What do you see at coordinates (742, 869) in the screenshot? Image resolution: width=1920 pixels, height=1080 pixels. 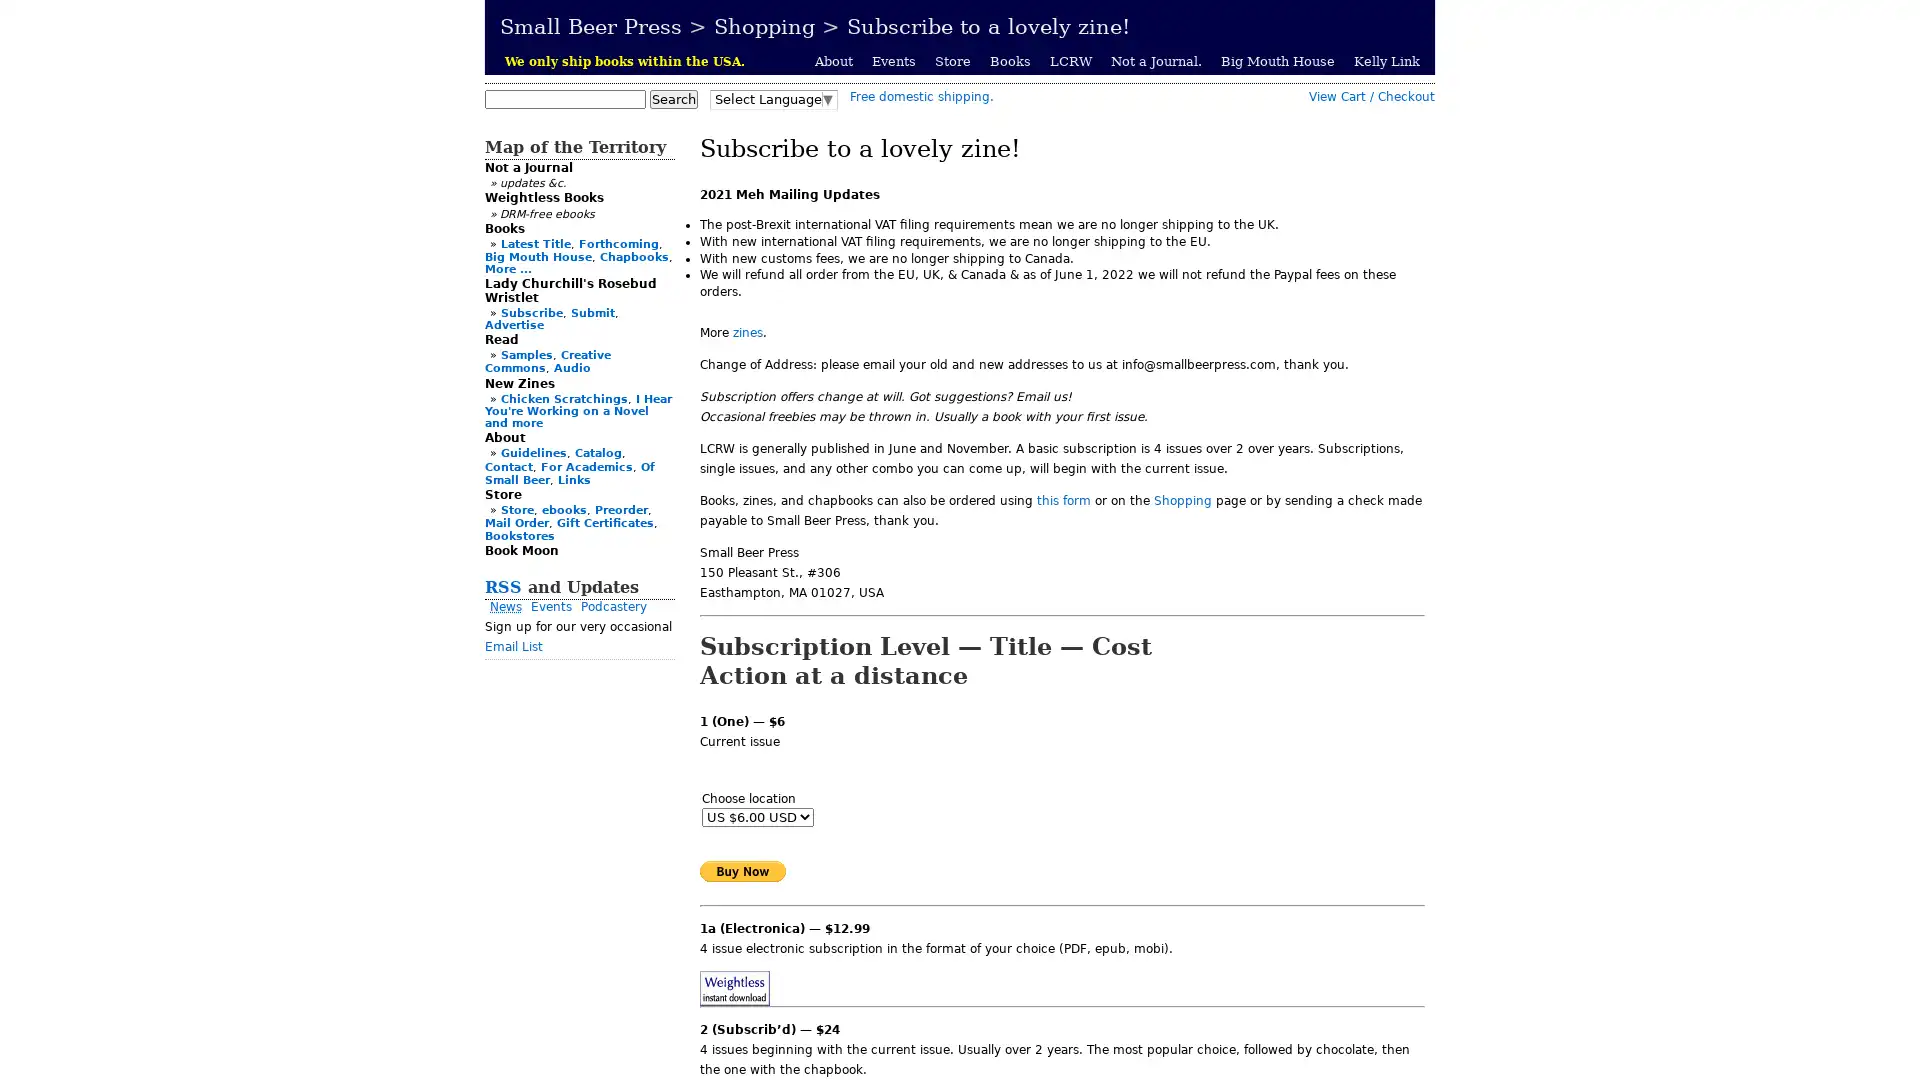 I see `PayPal - The safer, easier way to pay online!` at bounding box center [742, 869].